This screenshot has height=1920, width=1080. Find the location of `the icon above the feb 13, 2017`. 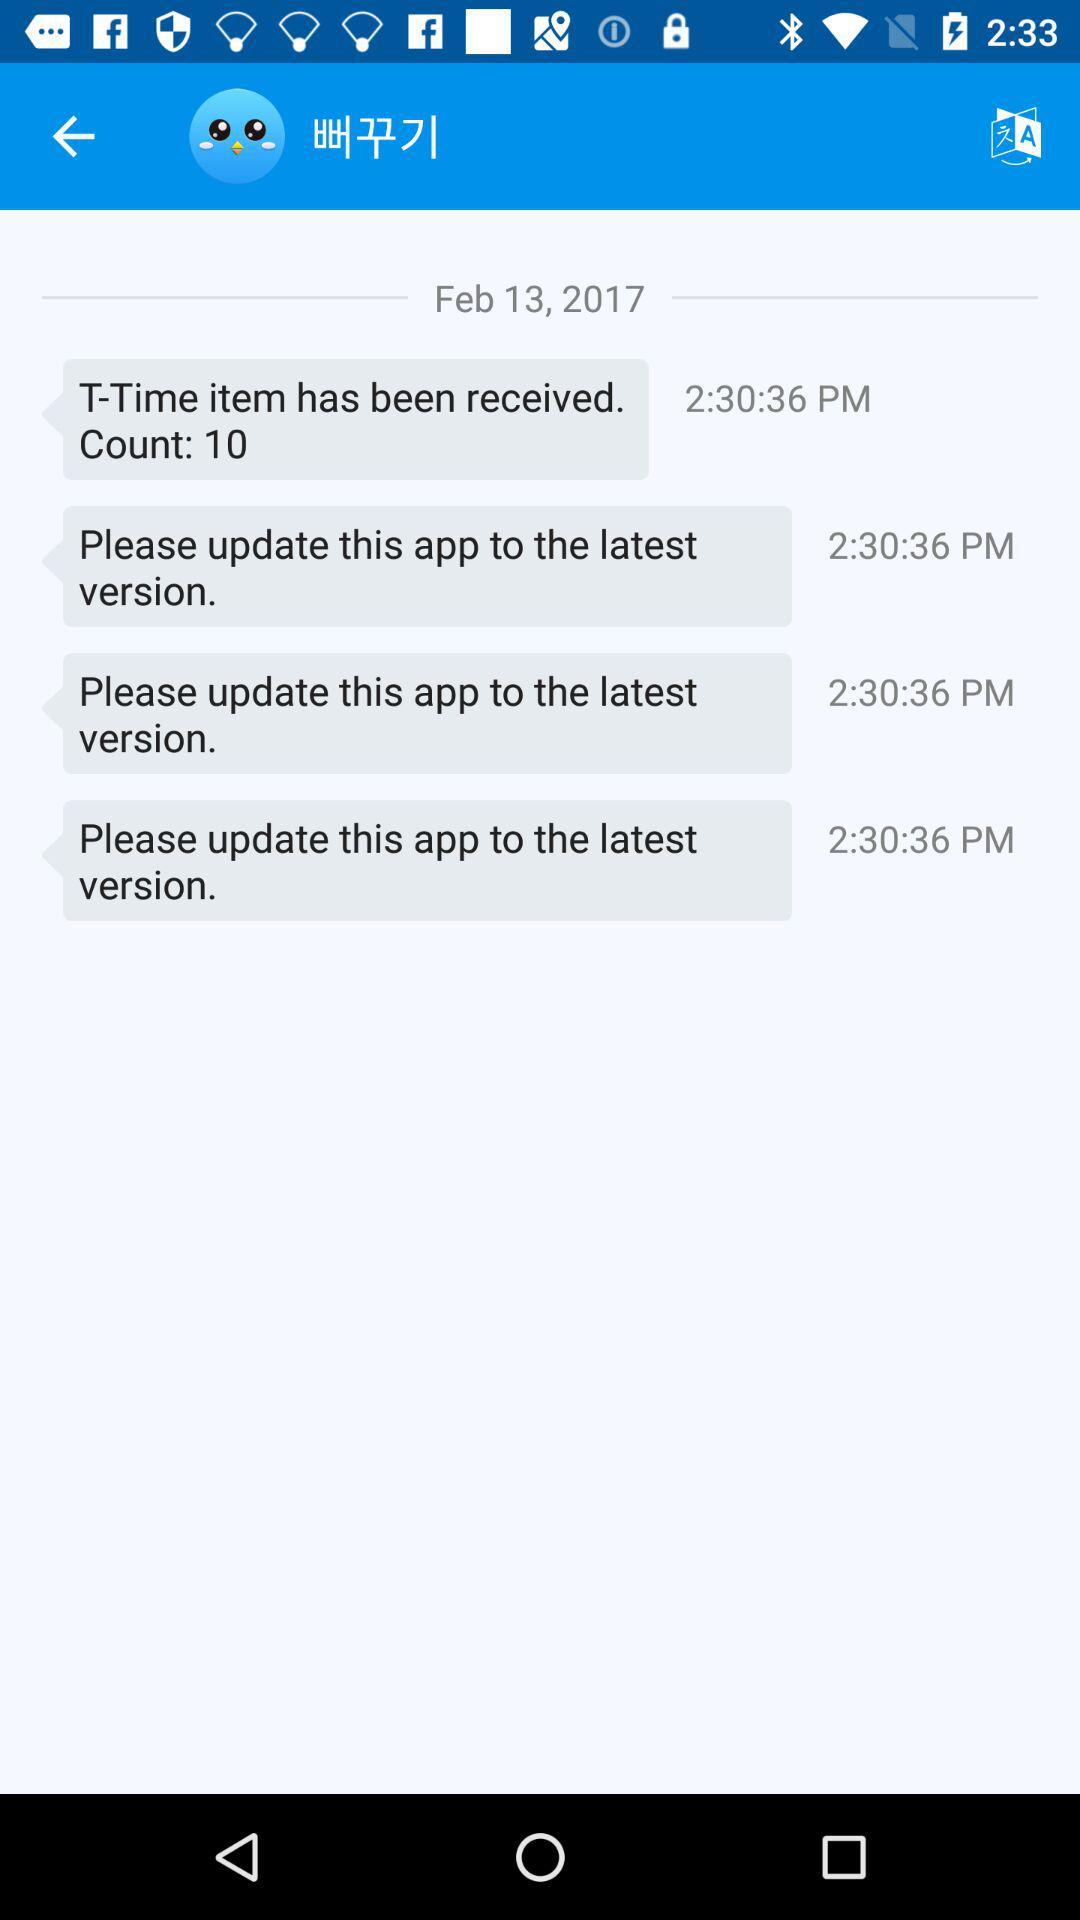

the icon above the feb 13, 2017 is located at coordinates (632, 135).